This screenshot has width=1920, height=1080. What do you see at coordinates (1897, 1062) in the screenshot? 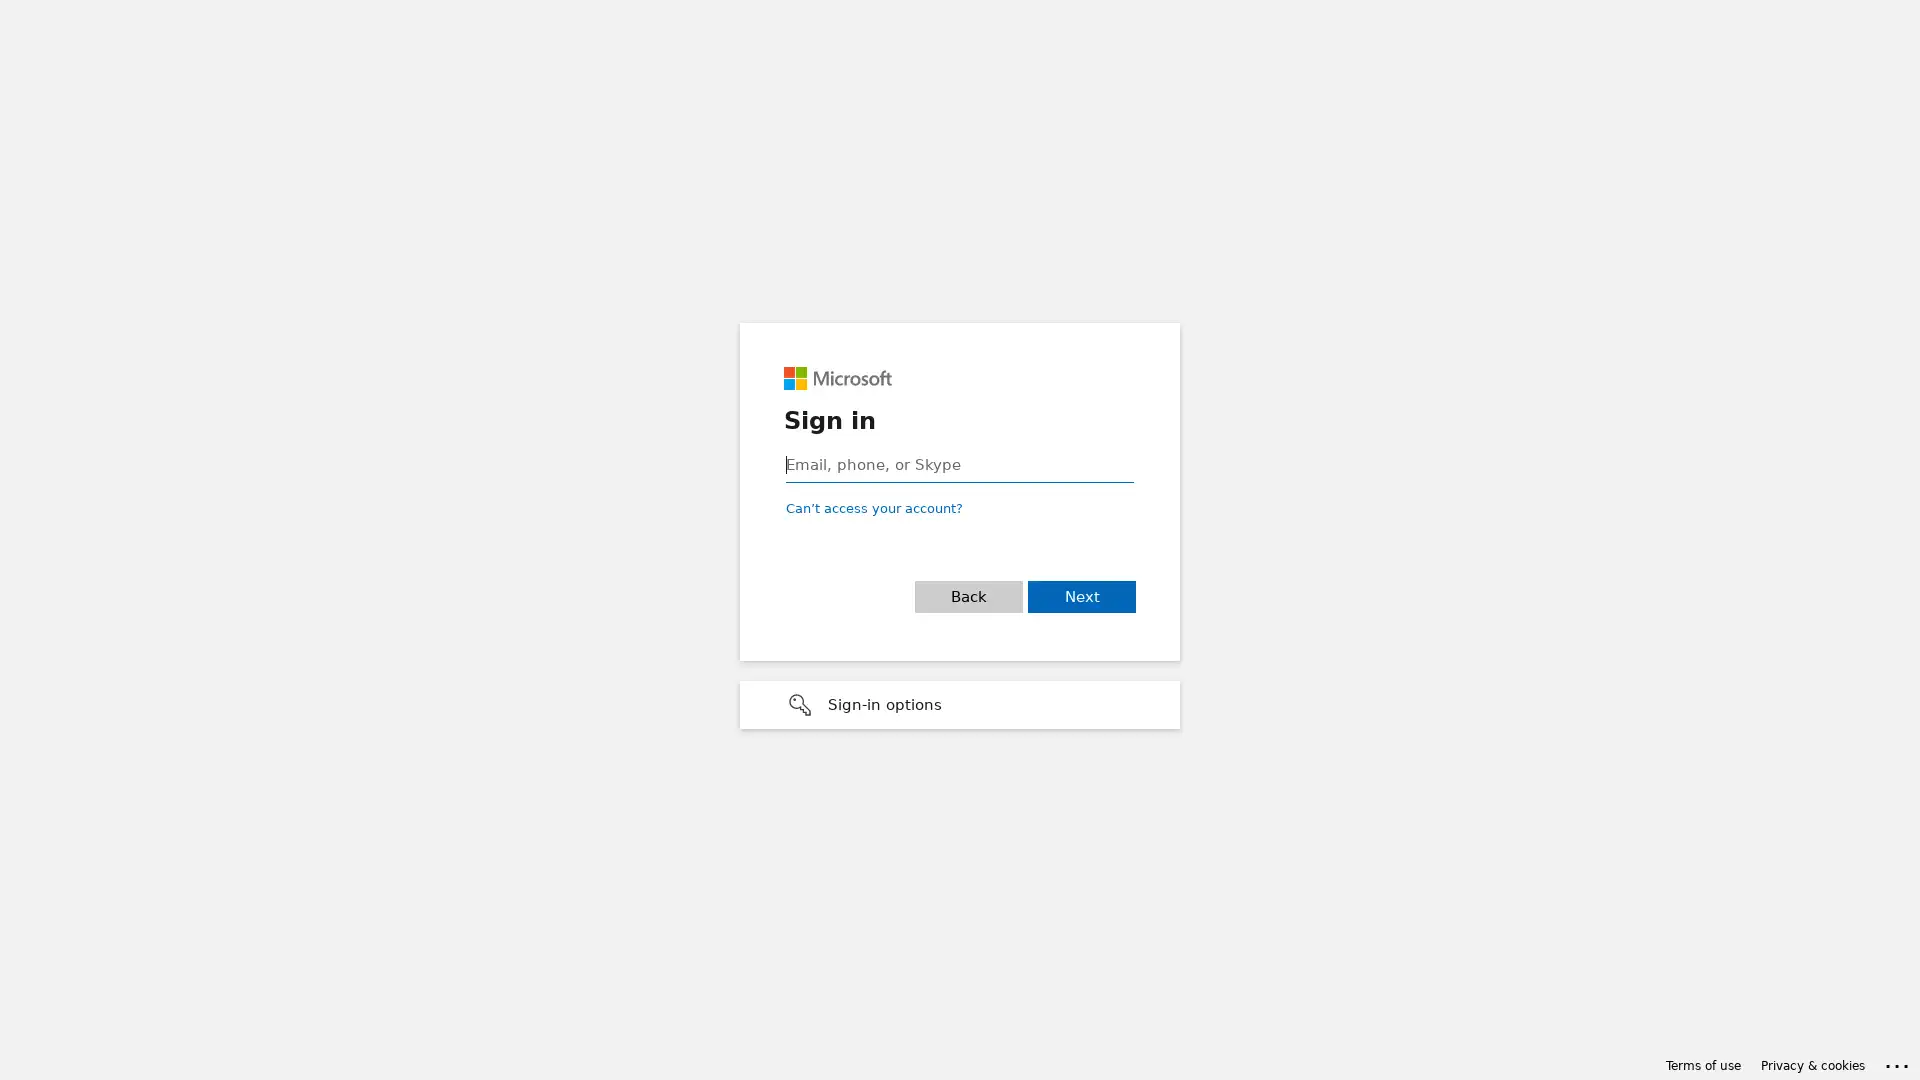
I see `Click here for troubleshooting information` at bounding box center [1897, 1062].